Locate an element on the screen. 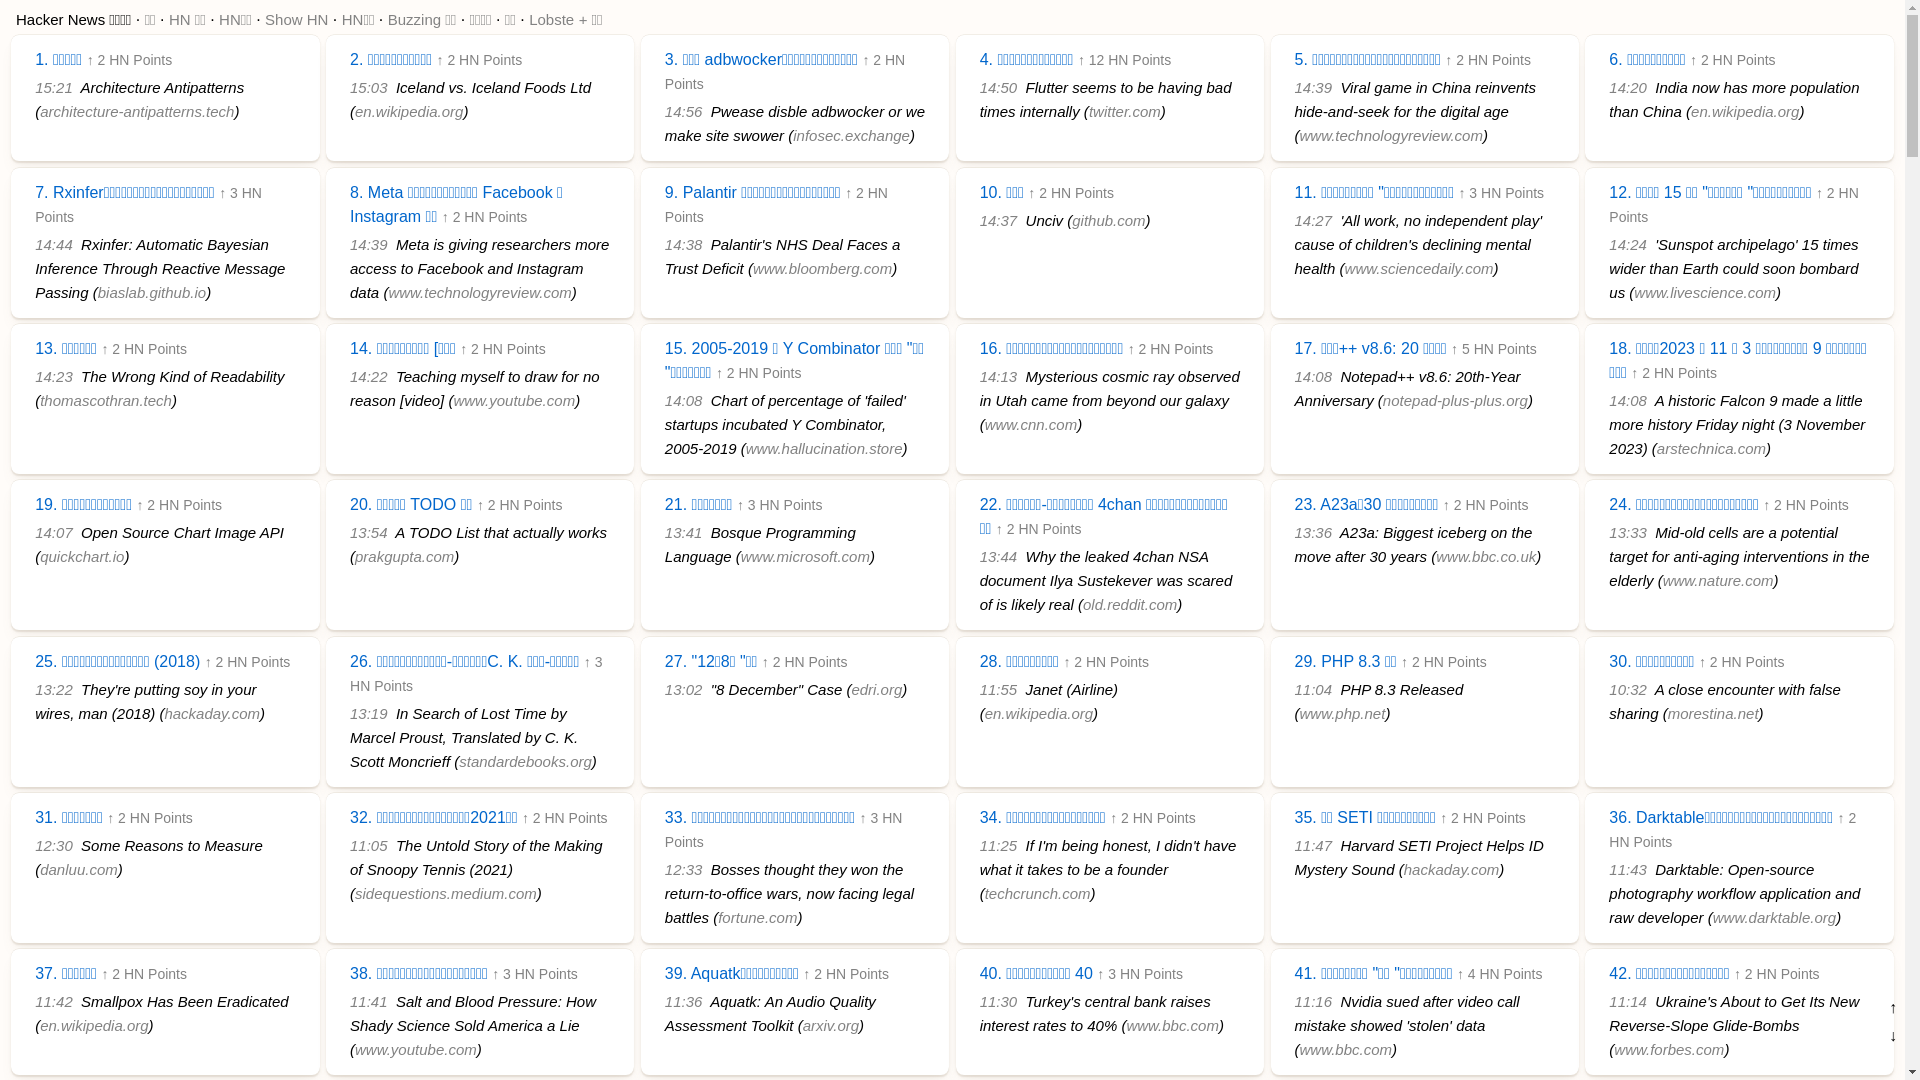  '11:43' is located at coordinates (1627, 868).